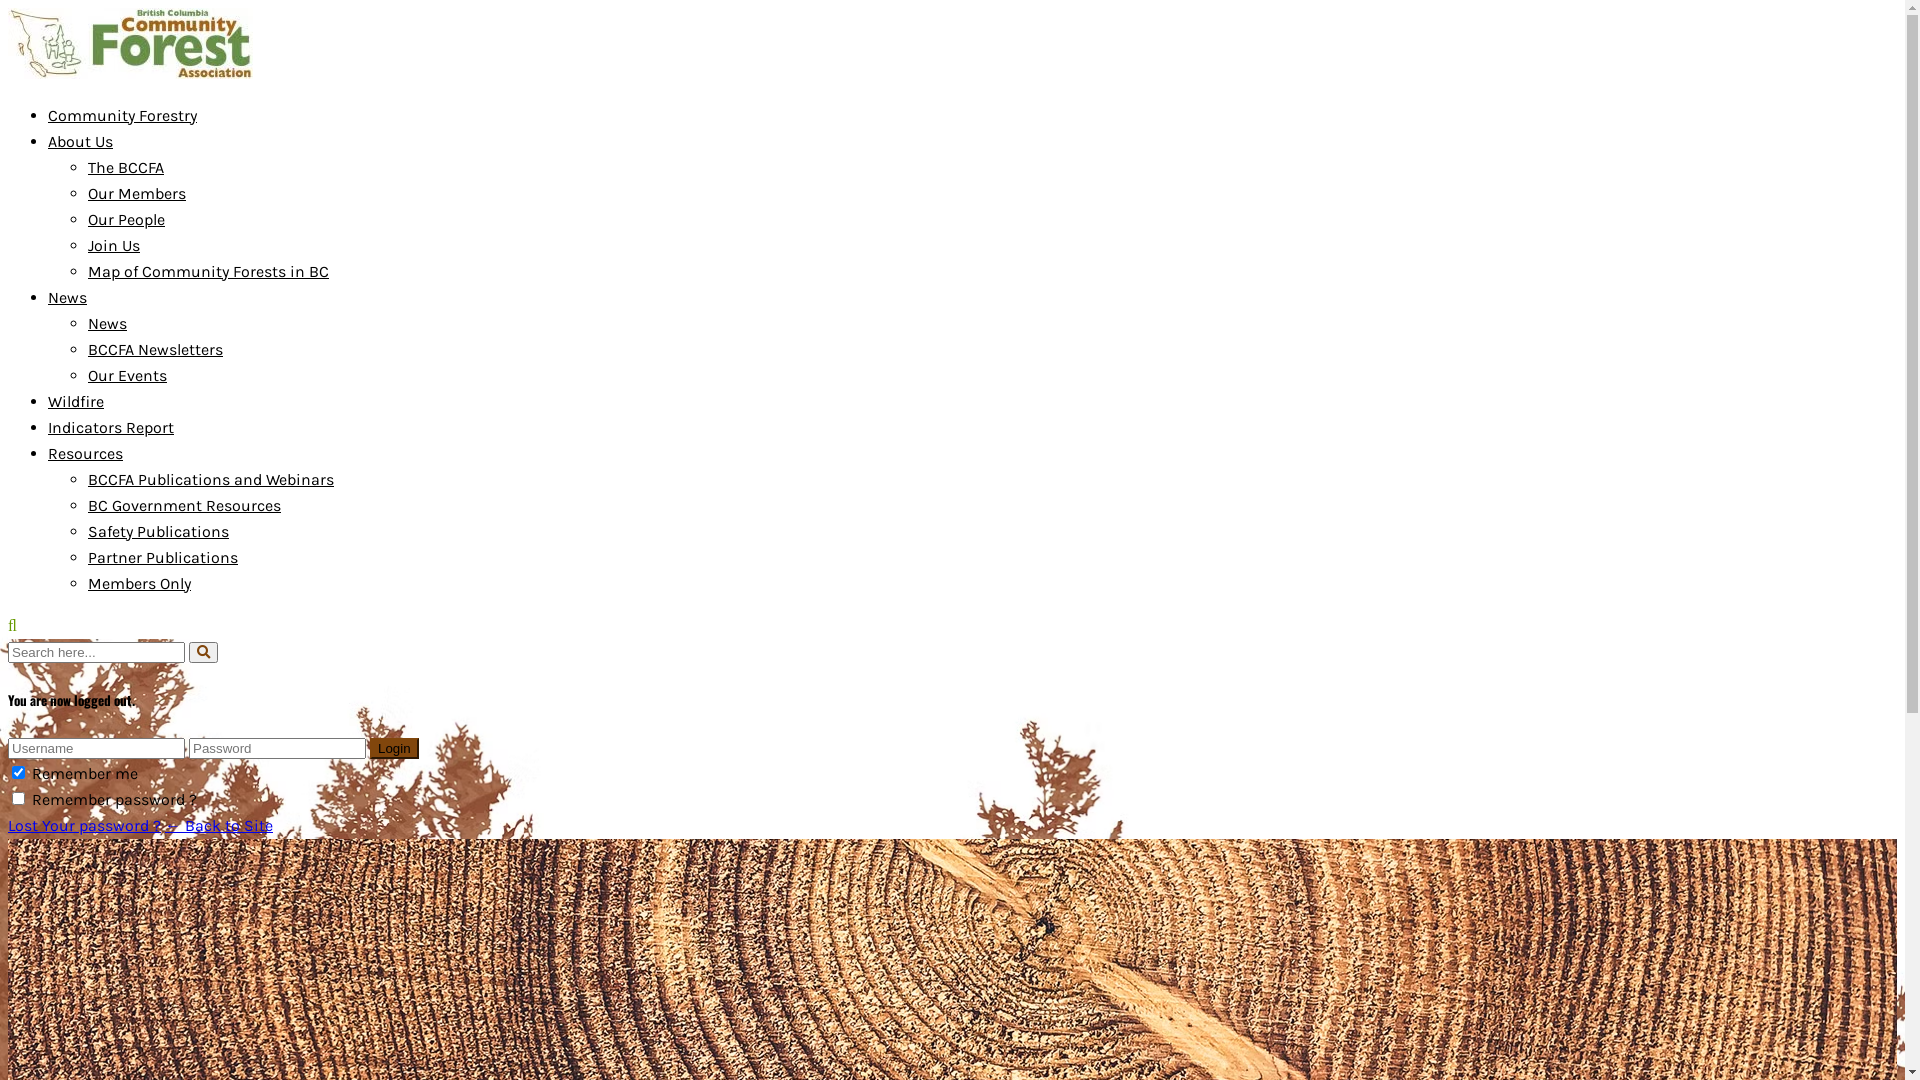 This screenshot has width=1920, height=1080. What do you see at coordinates (113, 244) in the screenshot?
I see `'Join Us'` at bounding box center [113, 244].